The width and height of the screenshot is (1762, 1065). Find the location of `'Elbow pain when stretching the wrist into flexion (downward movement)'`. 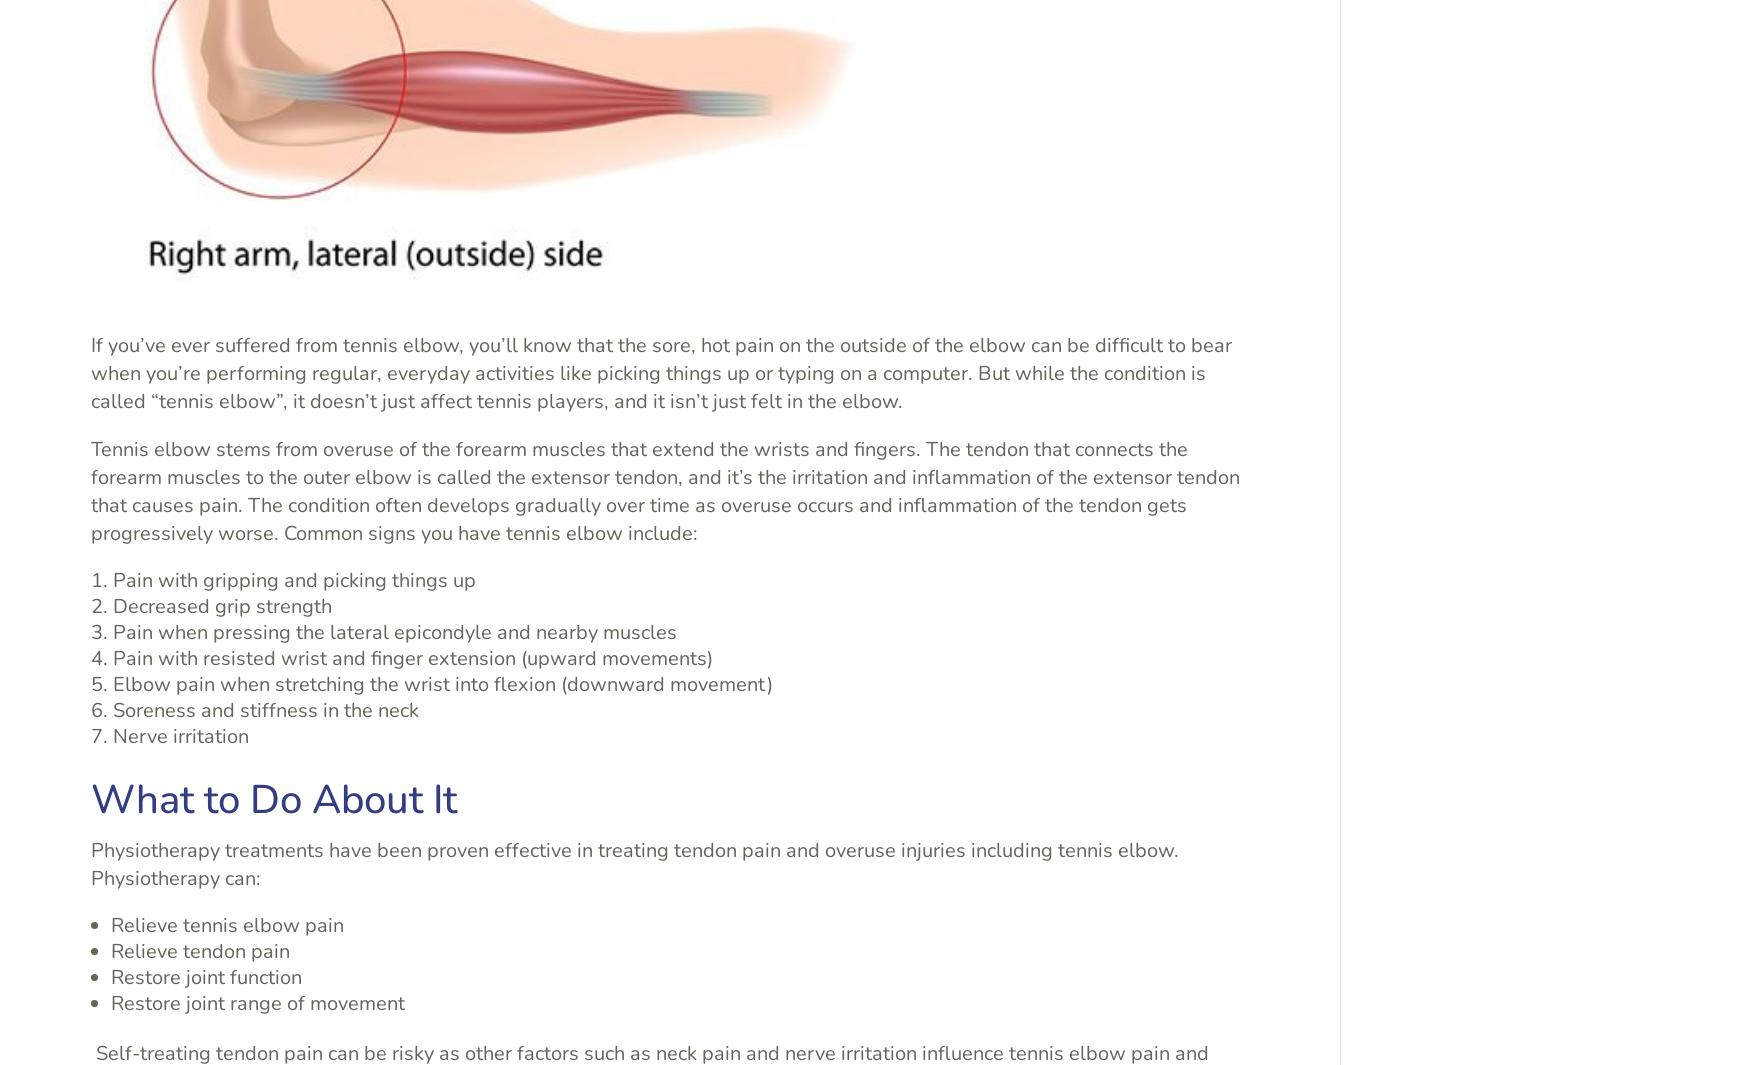

'Elbow pain when stretching the wrist into flexion (downward movement)' is located at coordinates (441, 683).